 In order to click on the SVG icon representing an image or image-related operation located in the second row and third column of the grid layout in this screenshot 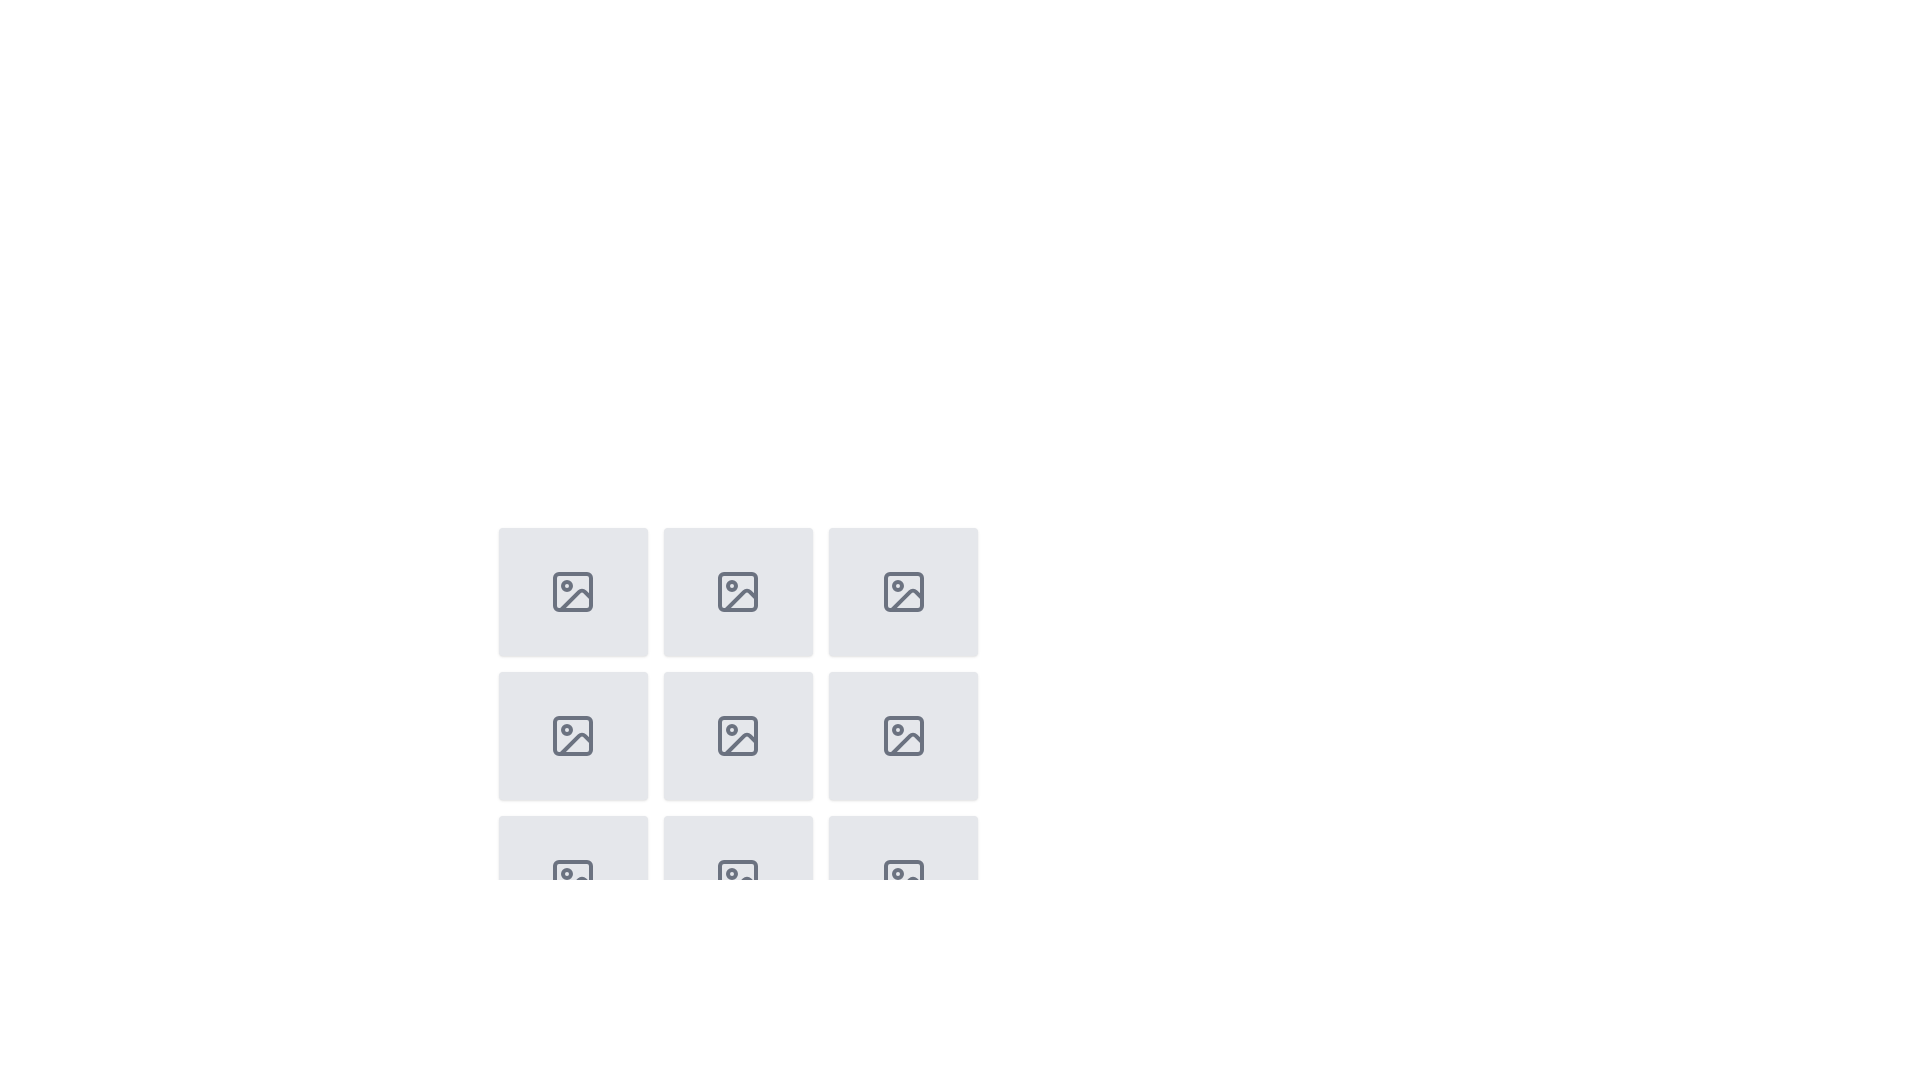, I will do `click(902, 590)`.